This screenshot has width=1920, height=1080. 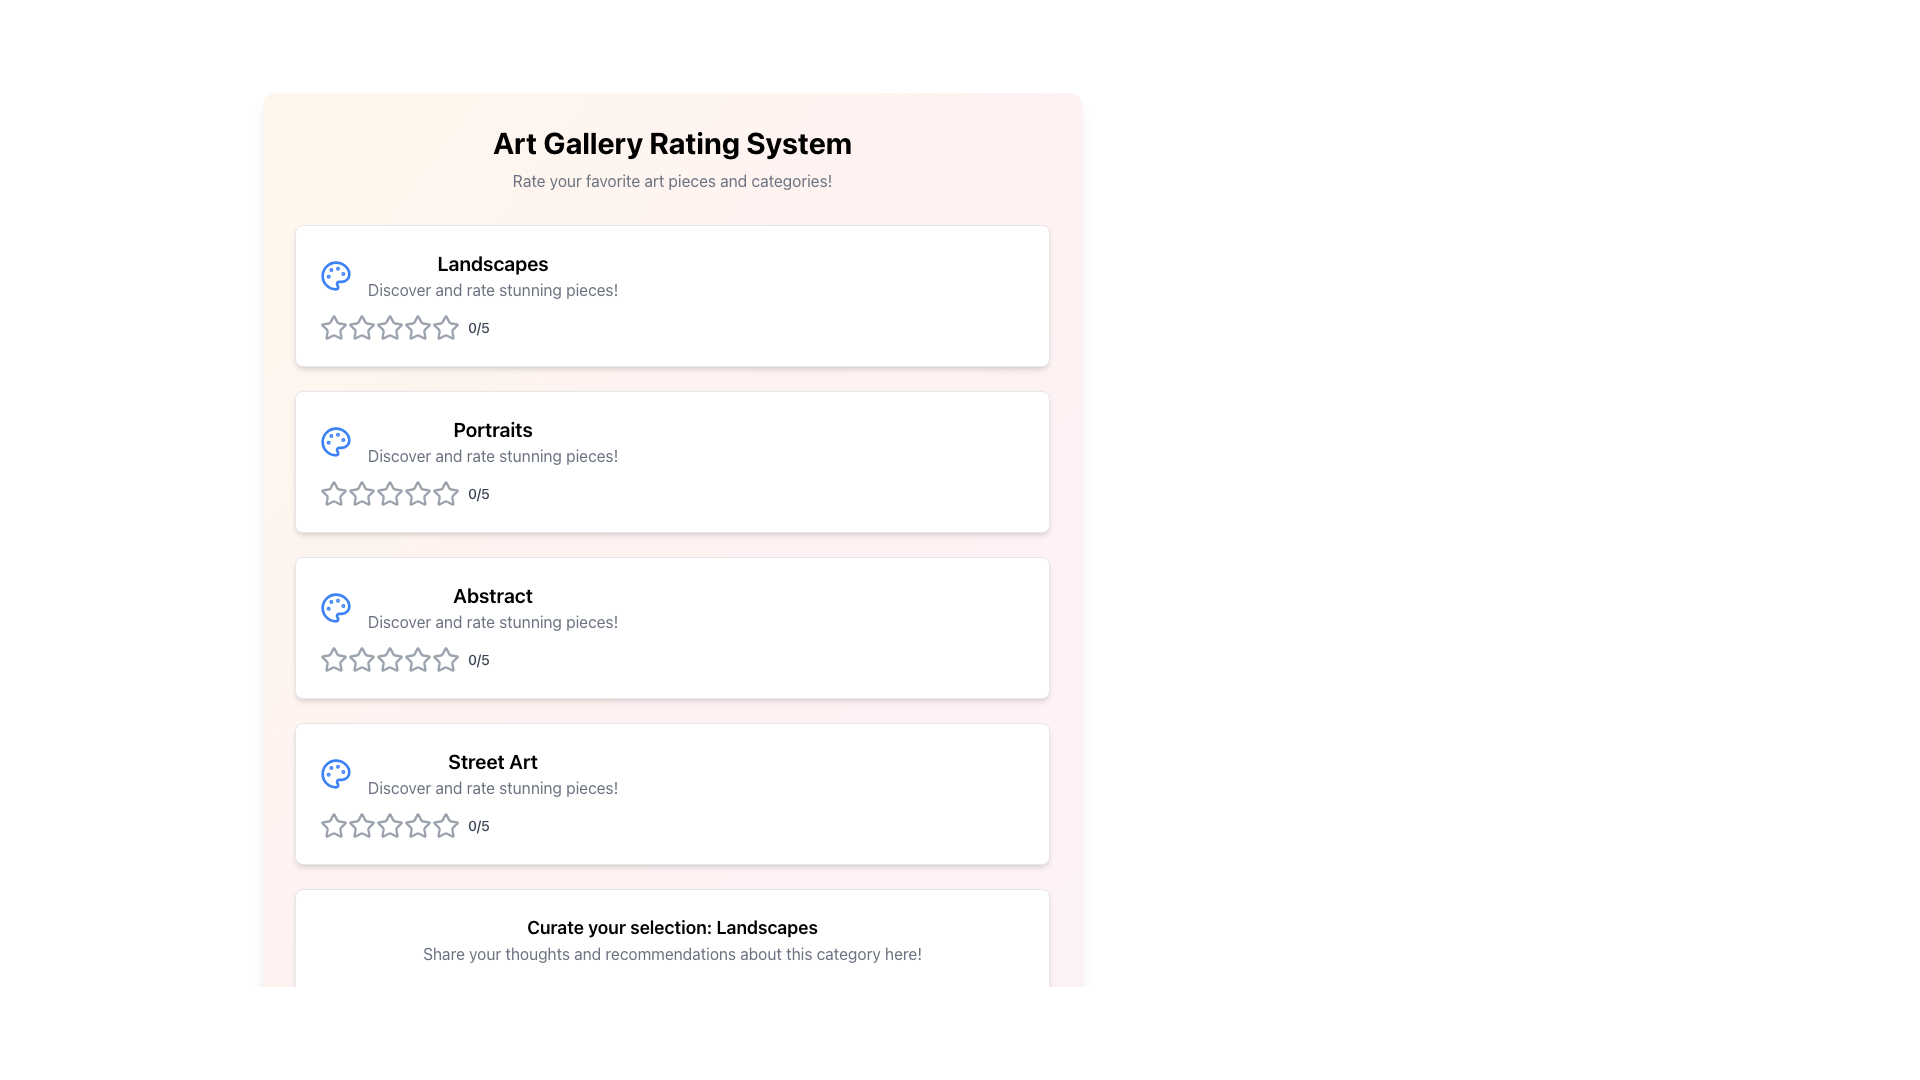 What do you see at coordinates (389, 825) in the screenshot?
I see `the second star icon from the left in the rating system located within the bottom-most card labeled 'Street Art'` at bounding box center [389, 825].